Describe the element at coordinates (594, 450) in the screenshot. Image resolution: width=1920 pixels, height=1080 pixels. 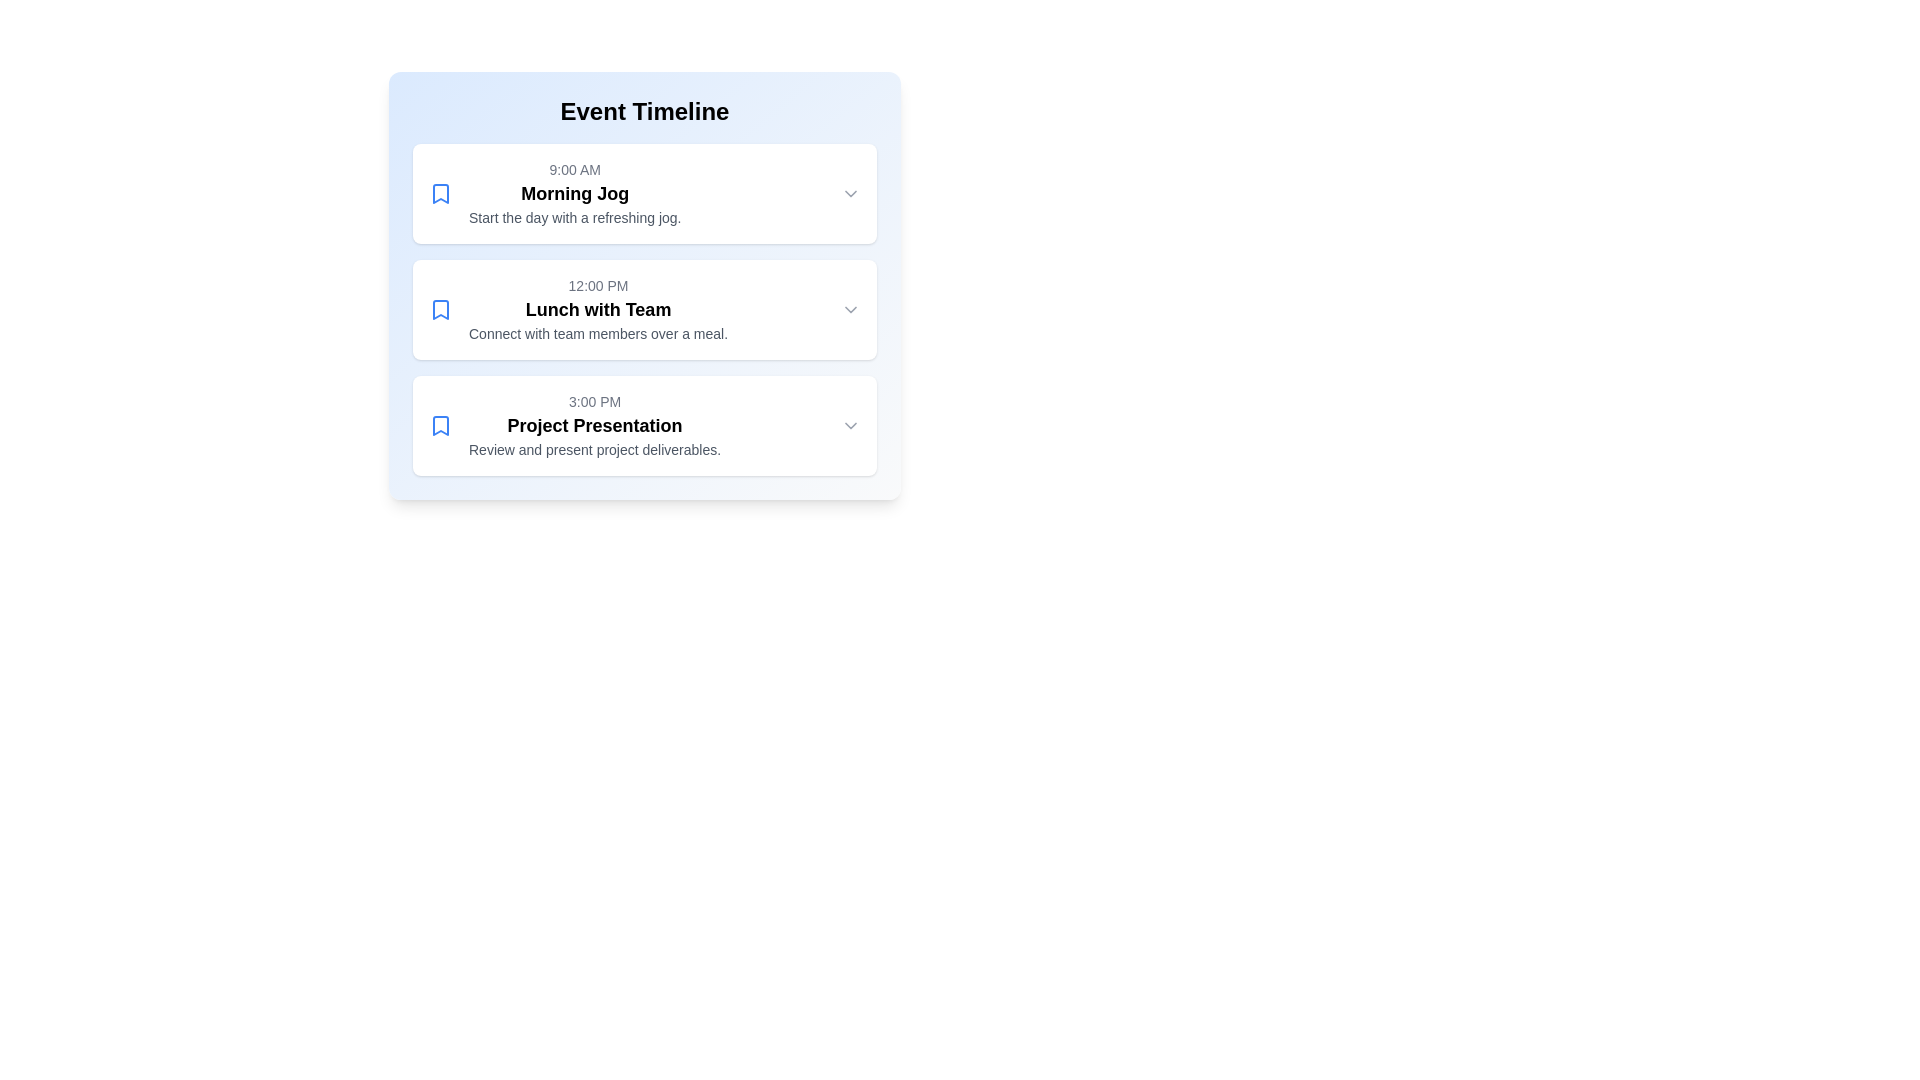
I see `the static text element that states 'Review and present project deliverables', which is styled in small grey font and located beneath the 'Project Presentation' heading in the event timeline interface` at that location.